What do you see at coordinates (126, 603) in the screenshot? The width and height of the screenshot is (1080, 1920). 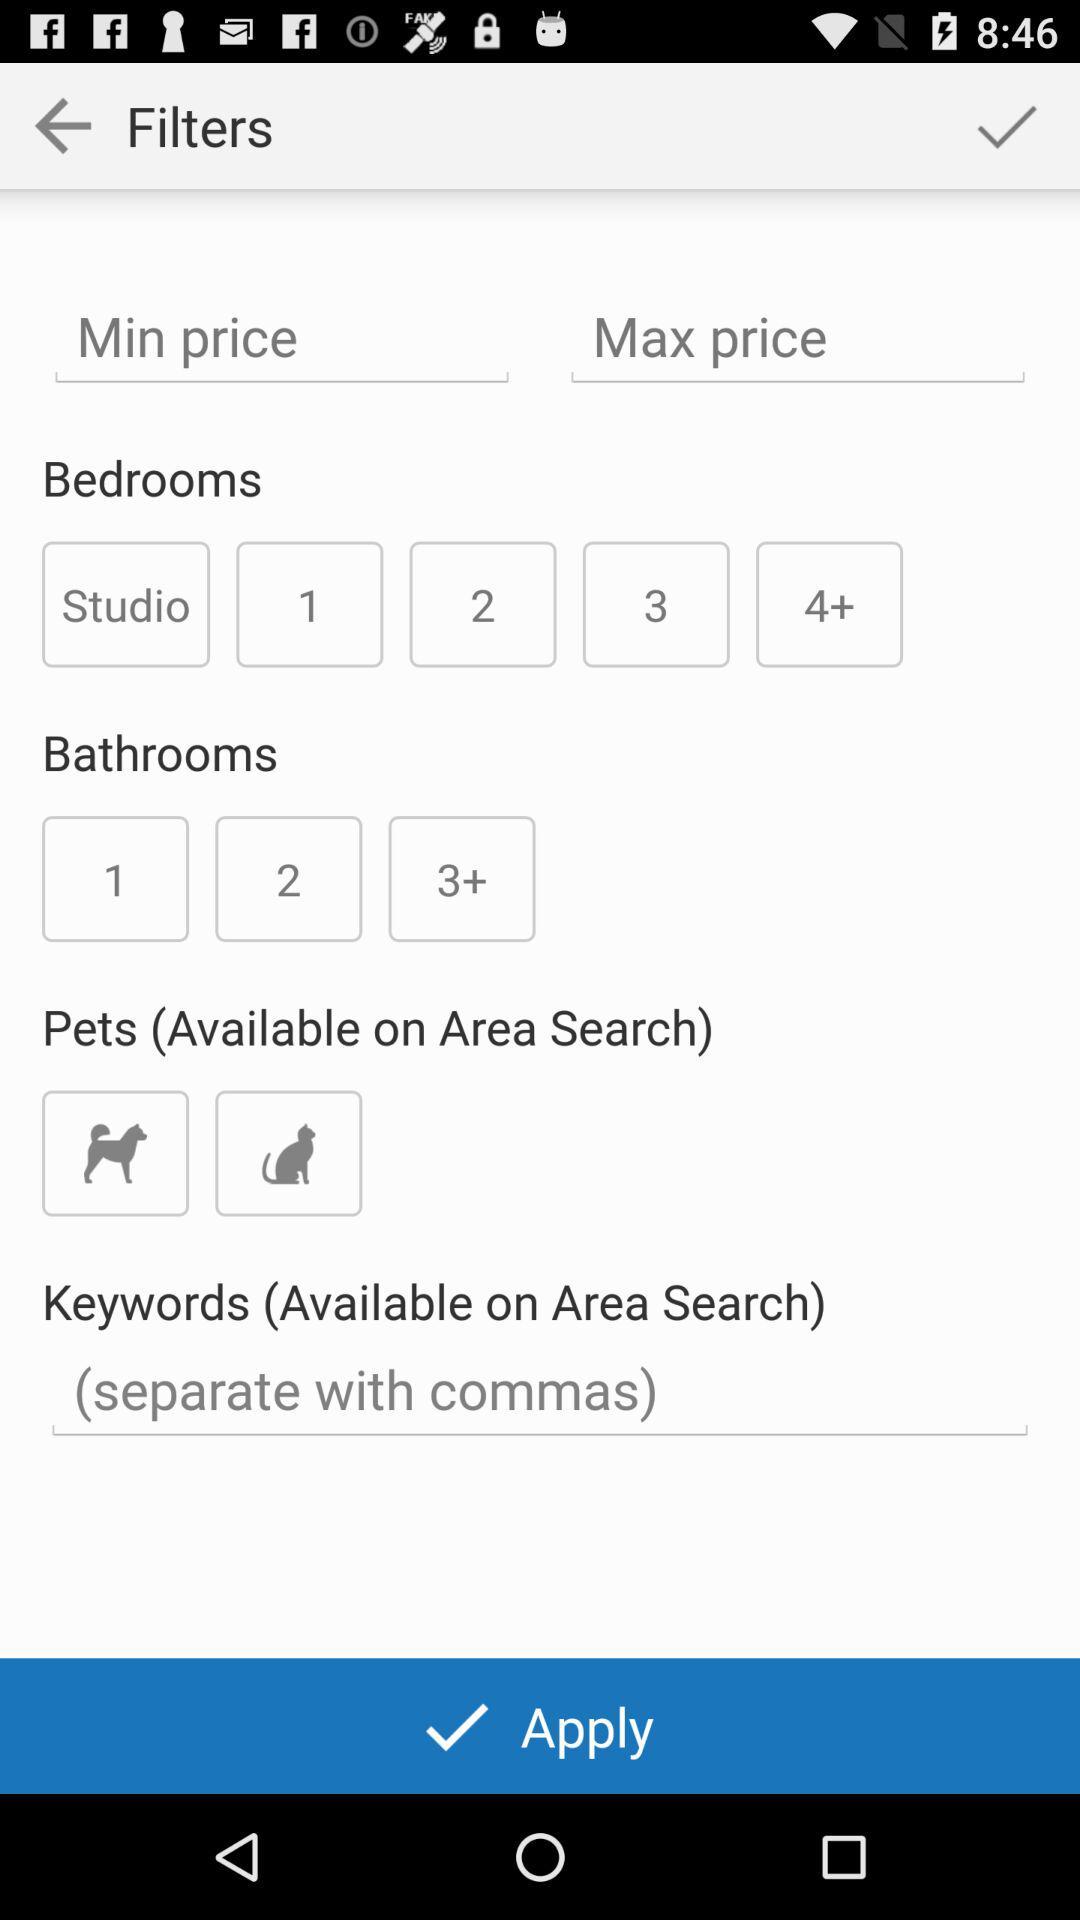 I see `the icon below bedrooms icon` at bounding box center [126, 603].